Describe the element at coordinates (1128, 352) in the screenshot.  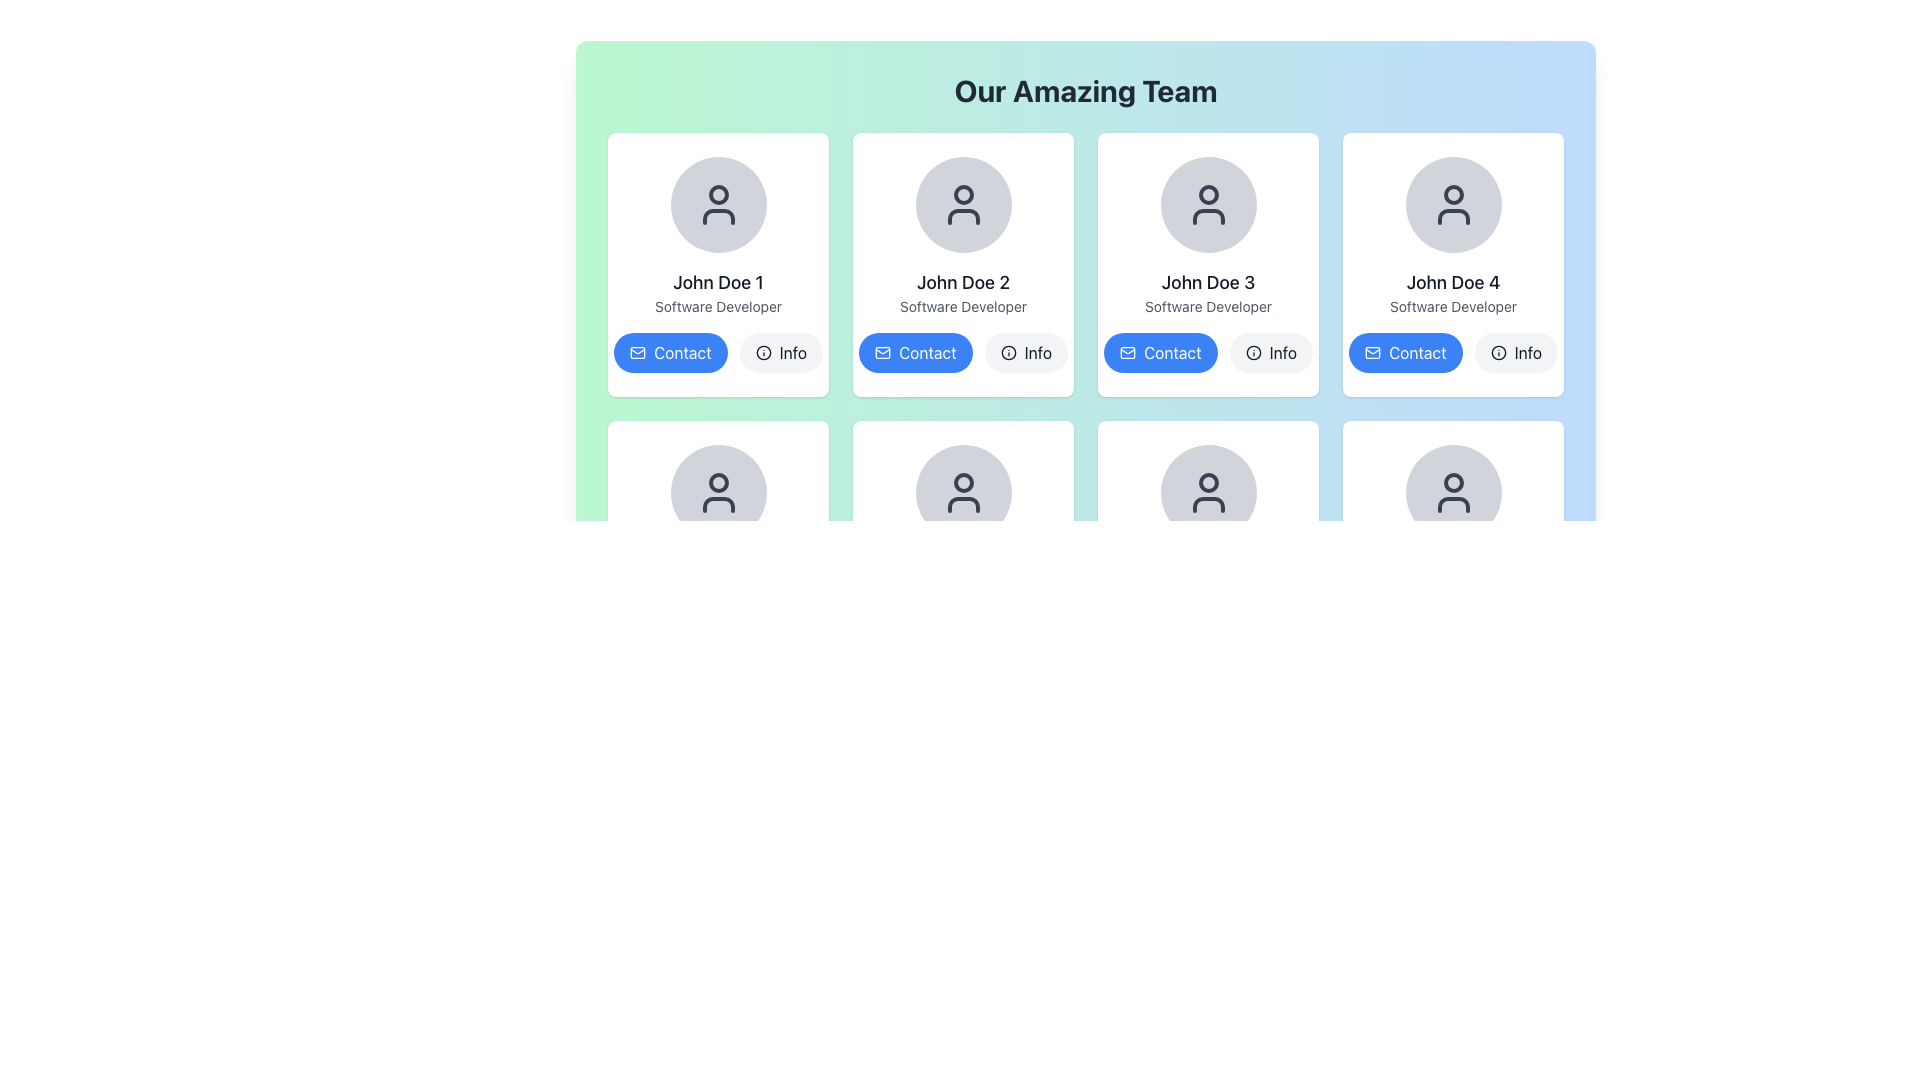
I see `the envelope icon with a blue background, which is part of the 'Contact' button beneath the 'John Doe 3' card, located in the top row's third column, positioned to the left of the text 'Contact'` at that location.